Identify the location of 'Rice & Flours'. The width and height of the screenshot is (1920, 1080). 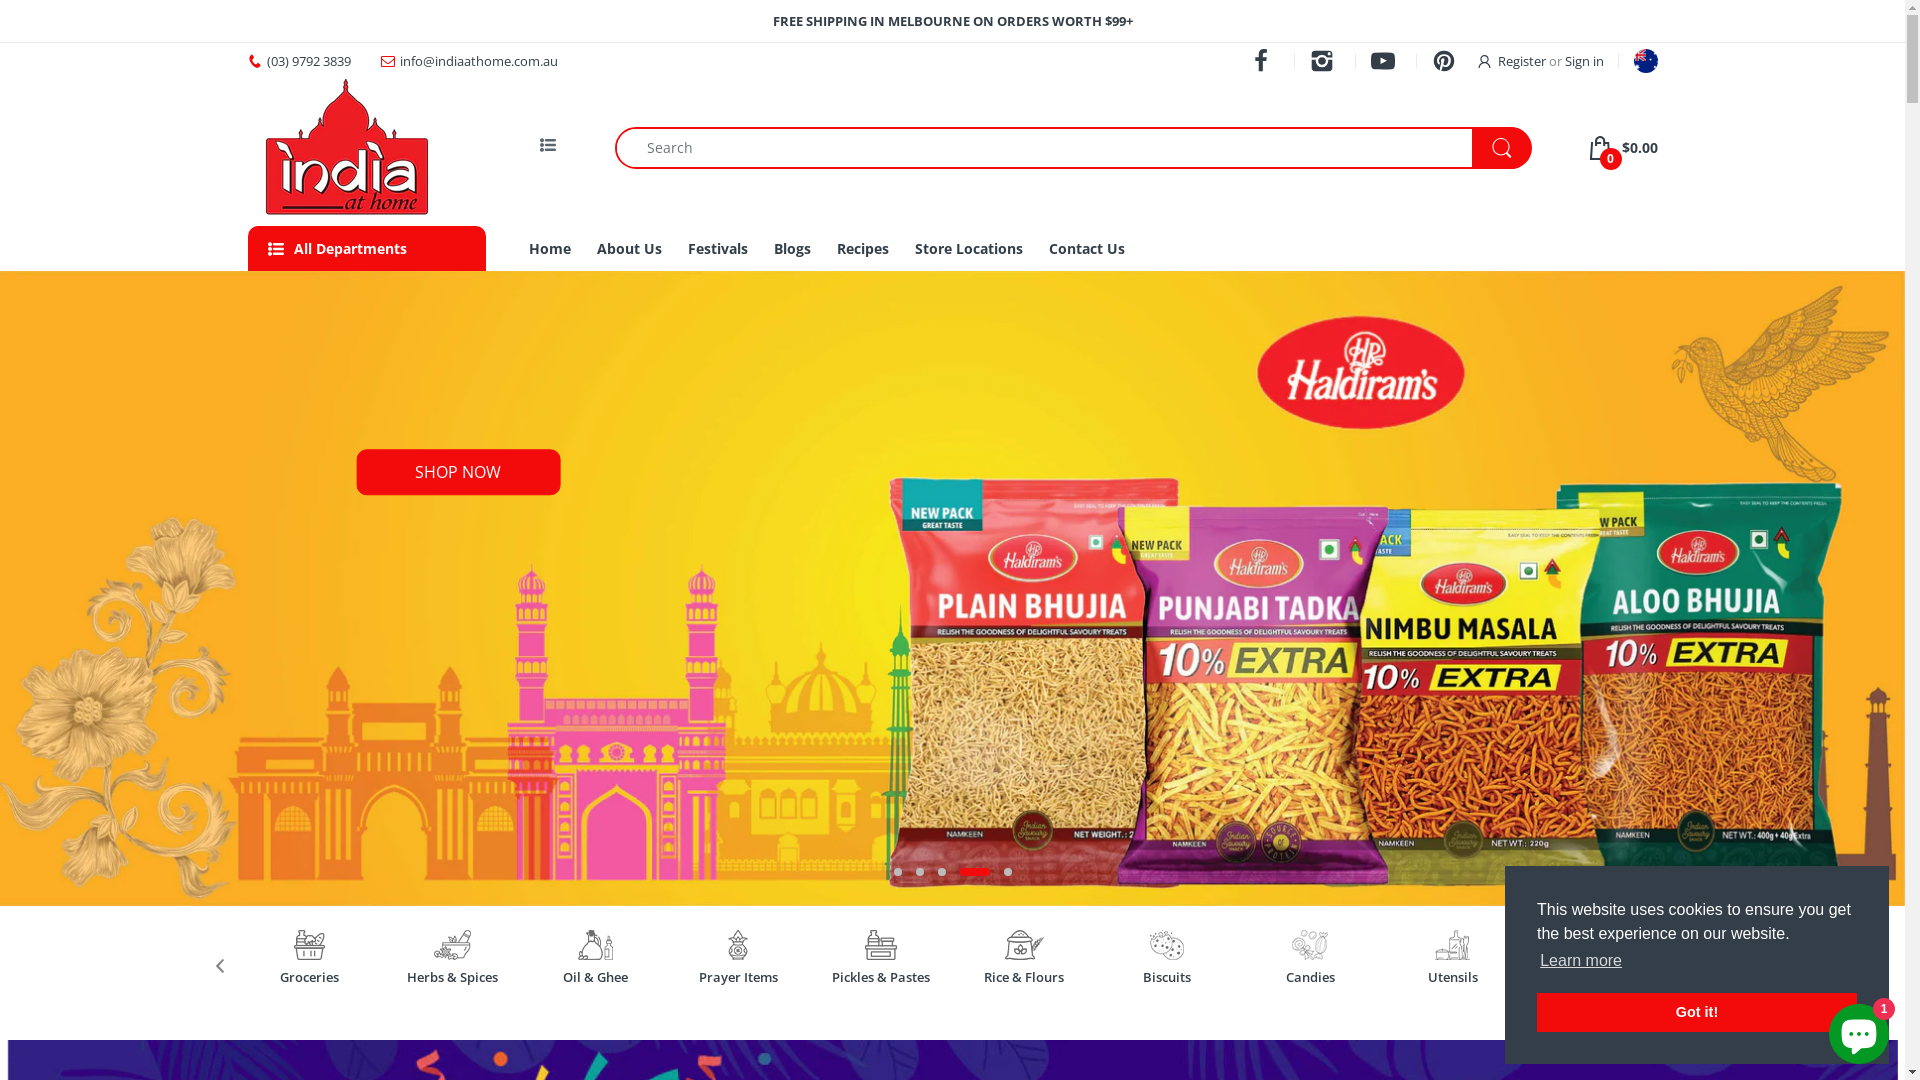
(1023, 976).